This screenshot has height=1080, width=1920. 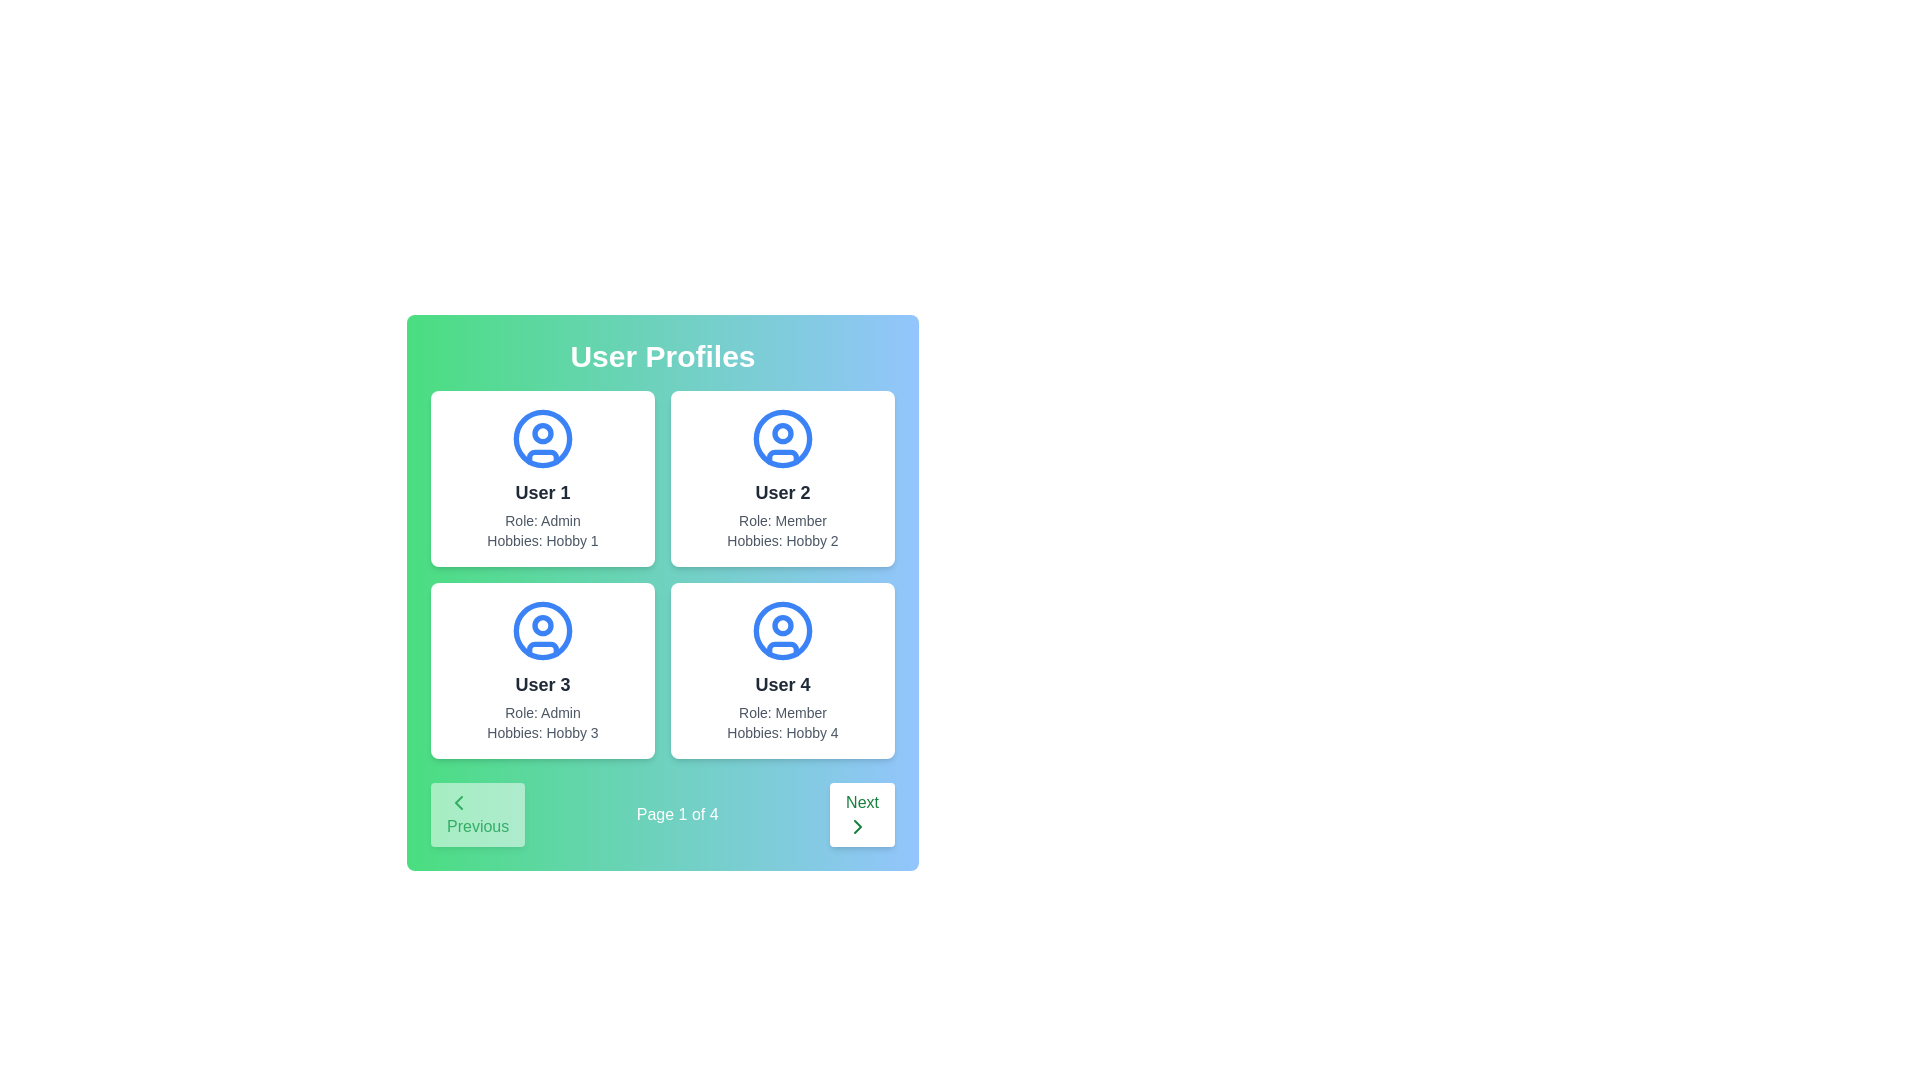 What do you see at coordinates (662, 814) in the screenshot?
I see `the pagination navigation bar located at the bottom of the 'User Profiles' section` at bounding box center [662, 814].